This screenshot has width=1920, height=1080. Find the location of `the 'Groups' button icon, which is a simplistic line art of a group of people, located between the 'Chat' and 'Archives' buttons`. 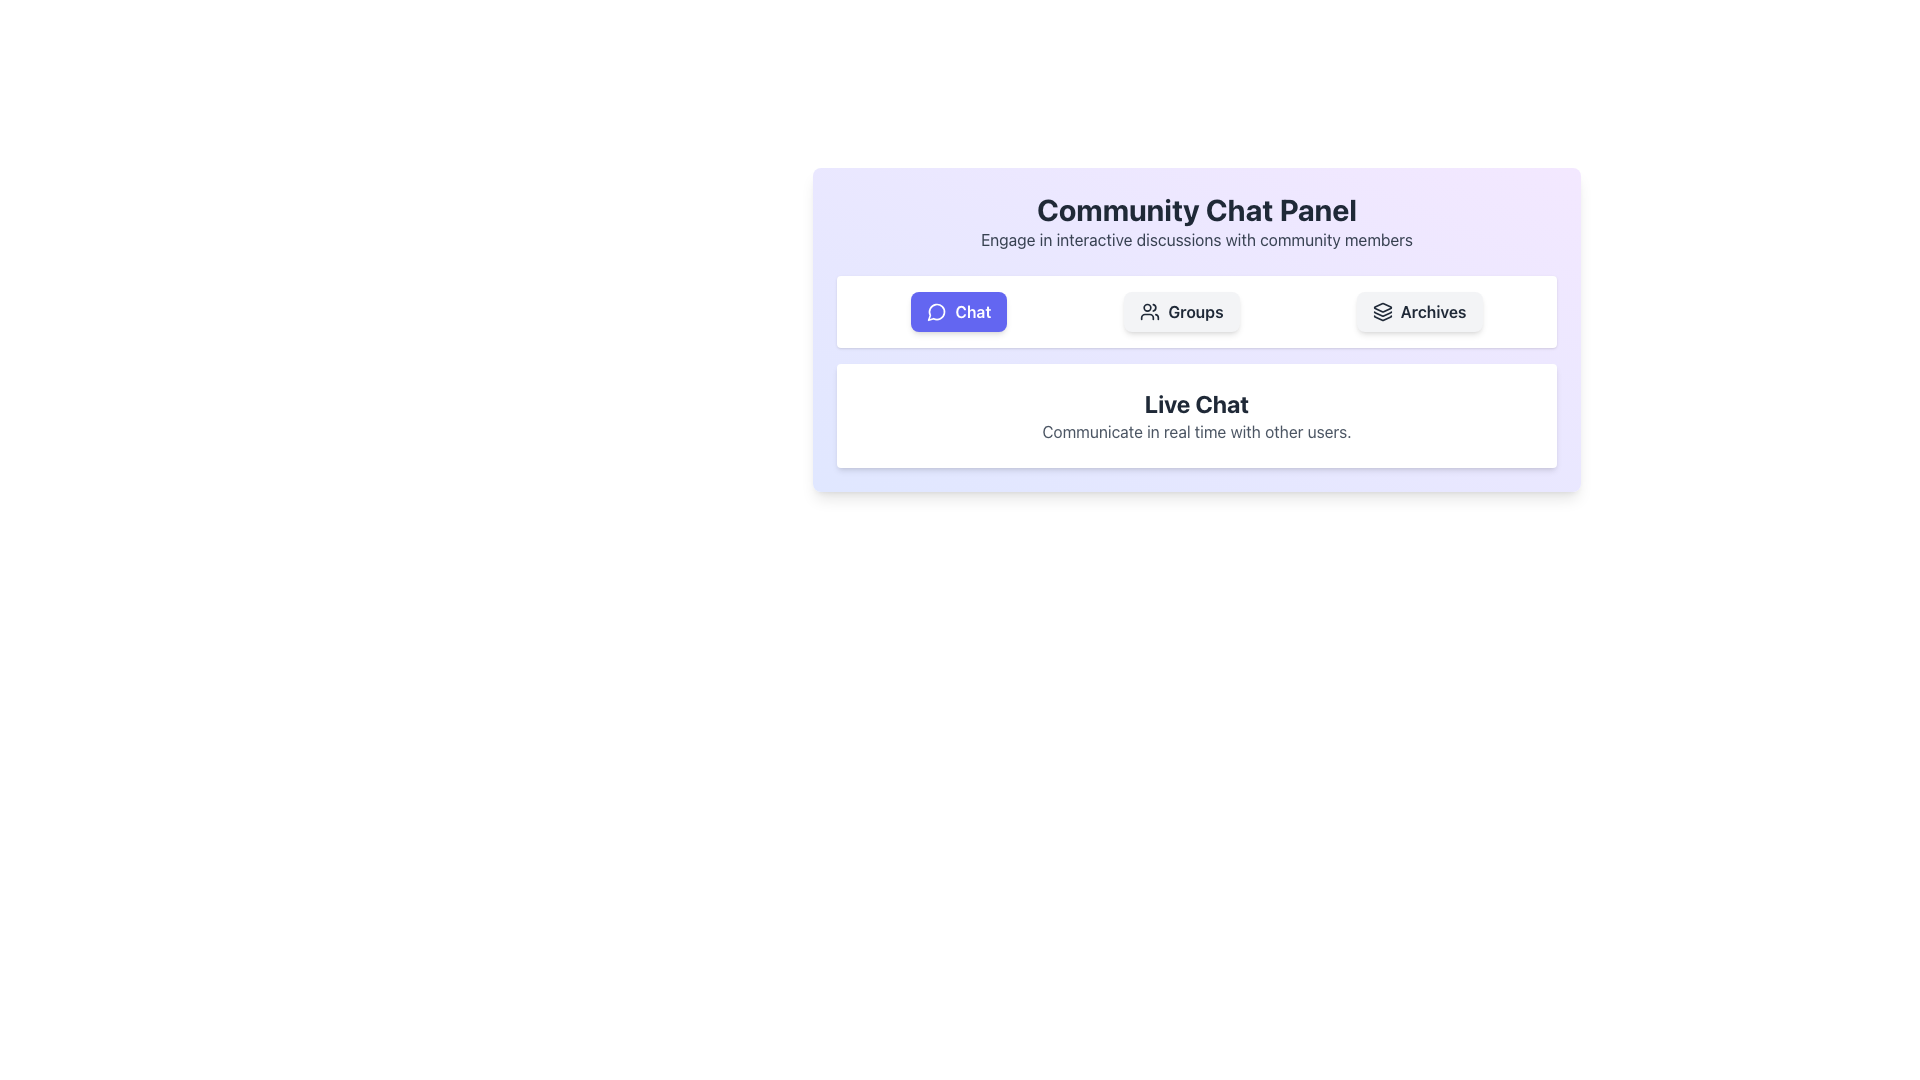

the 'Groups' button icon, which is a simplistic line art of a group of people, located between the 'Chat' and 'Archives' buttons is located at coordinates (1150, 312).